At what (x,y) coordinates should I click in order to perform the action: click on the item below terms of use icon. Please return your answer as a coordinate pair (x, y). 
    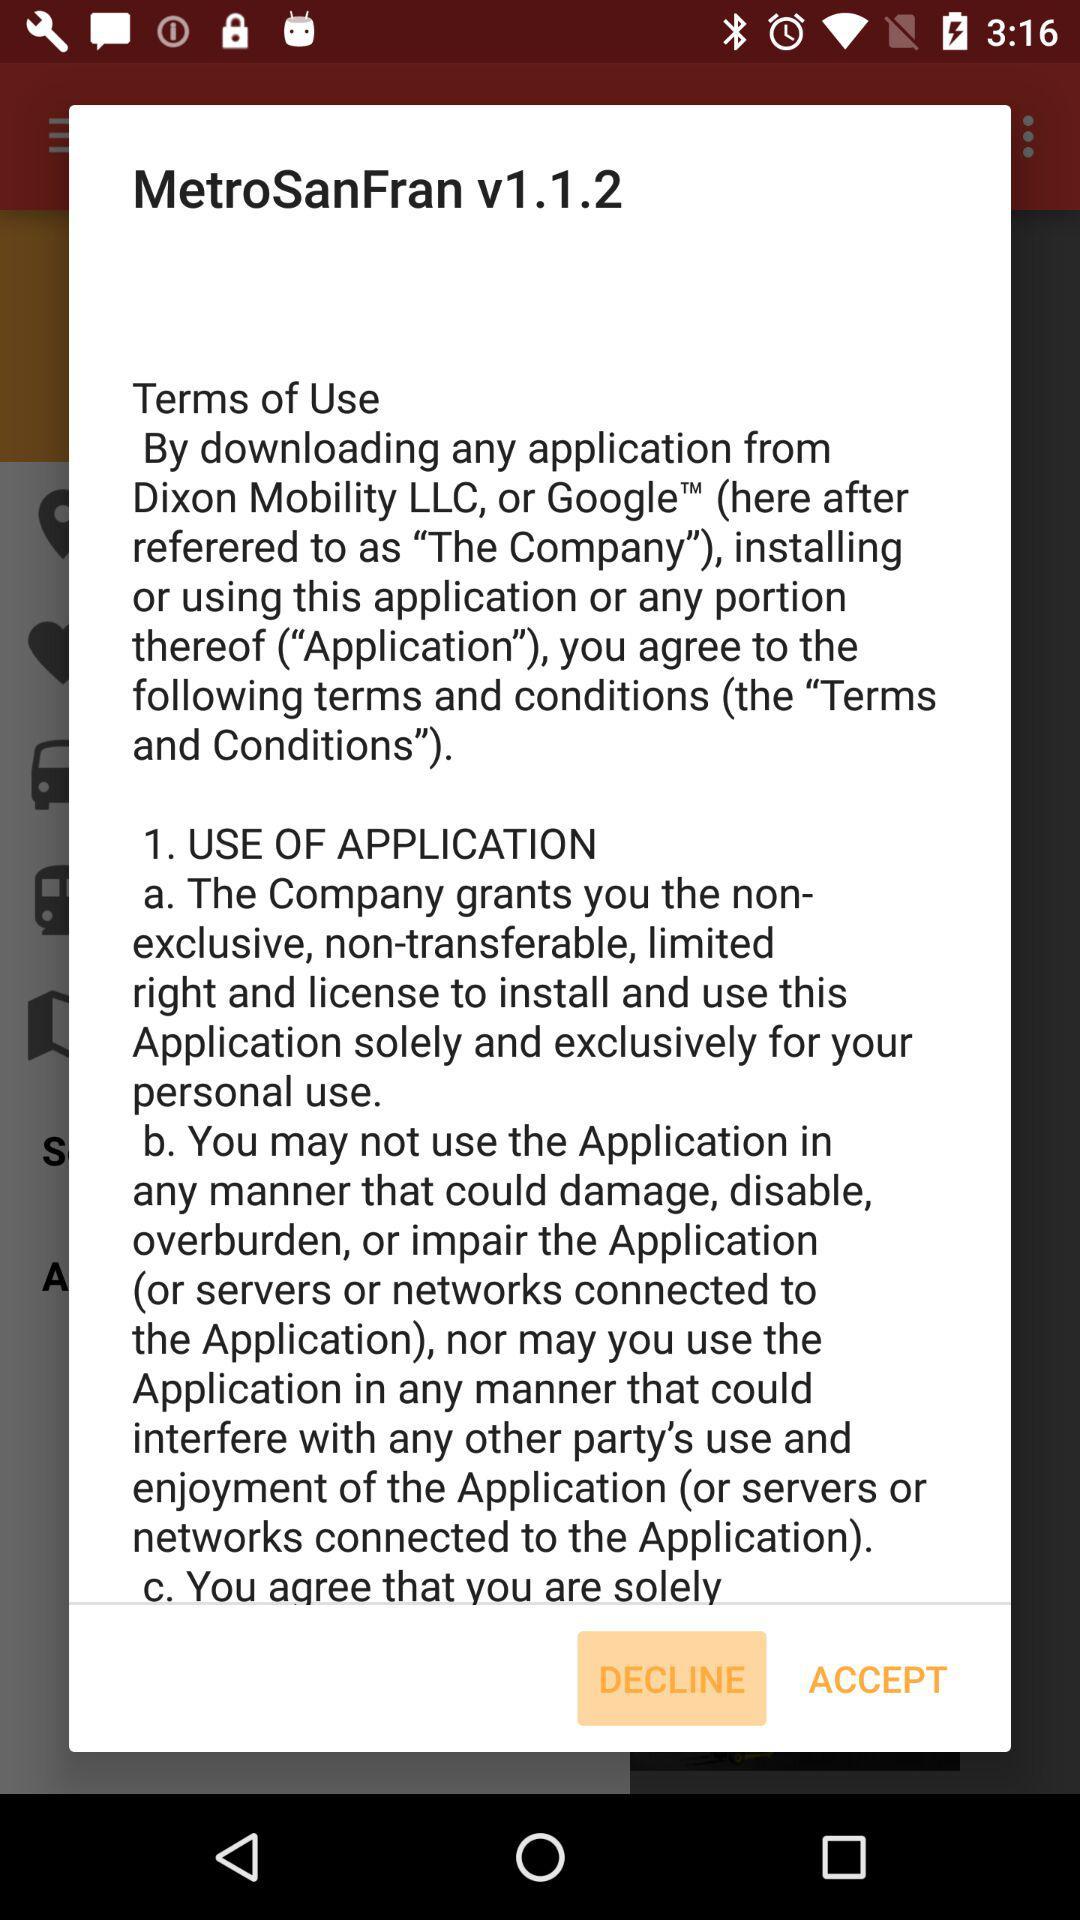
    Looking at the image, I should click on (671, 1678).